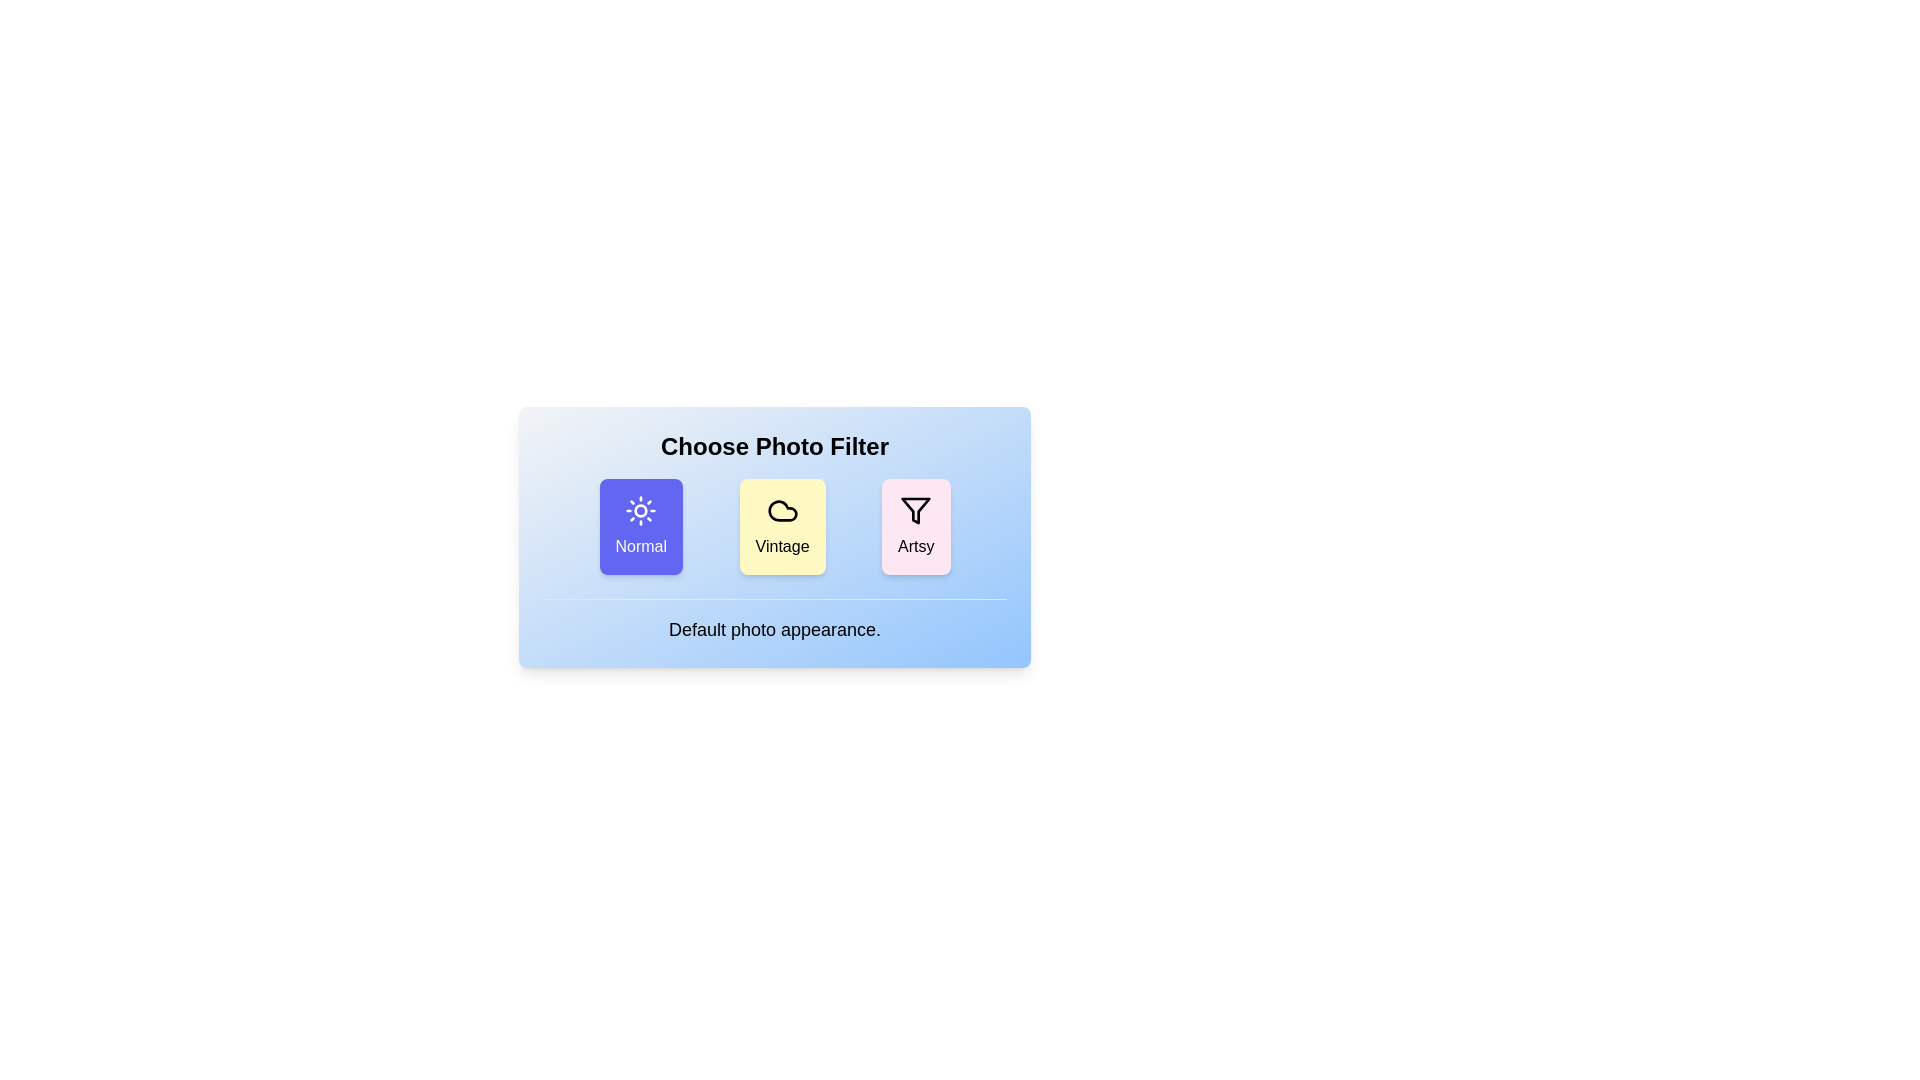  I want to click on the filter Vintage by clicking on its corresponding button, so click(781, 526).